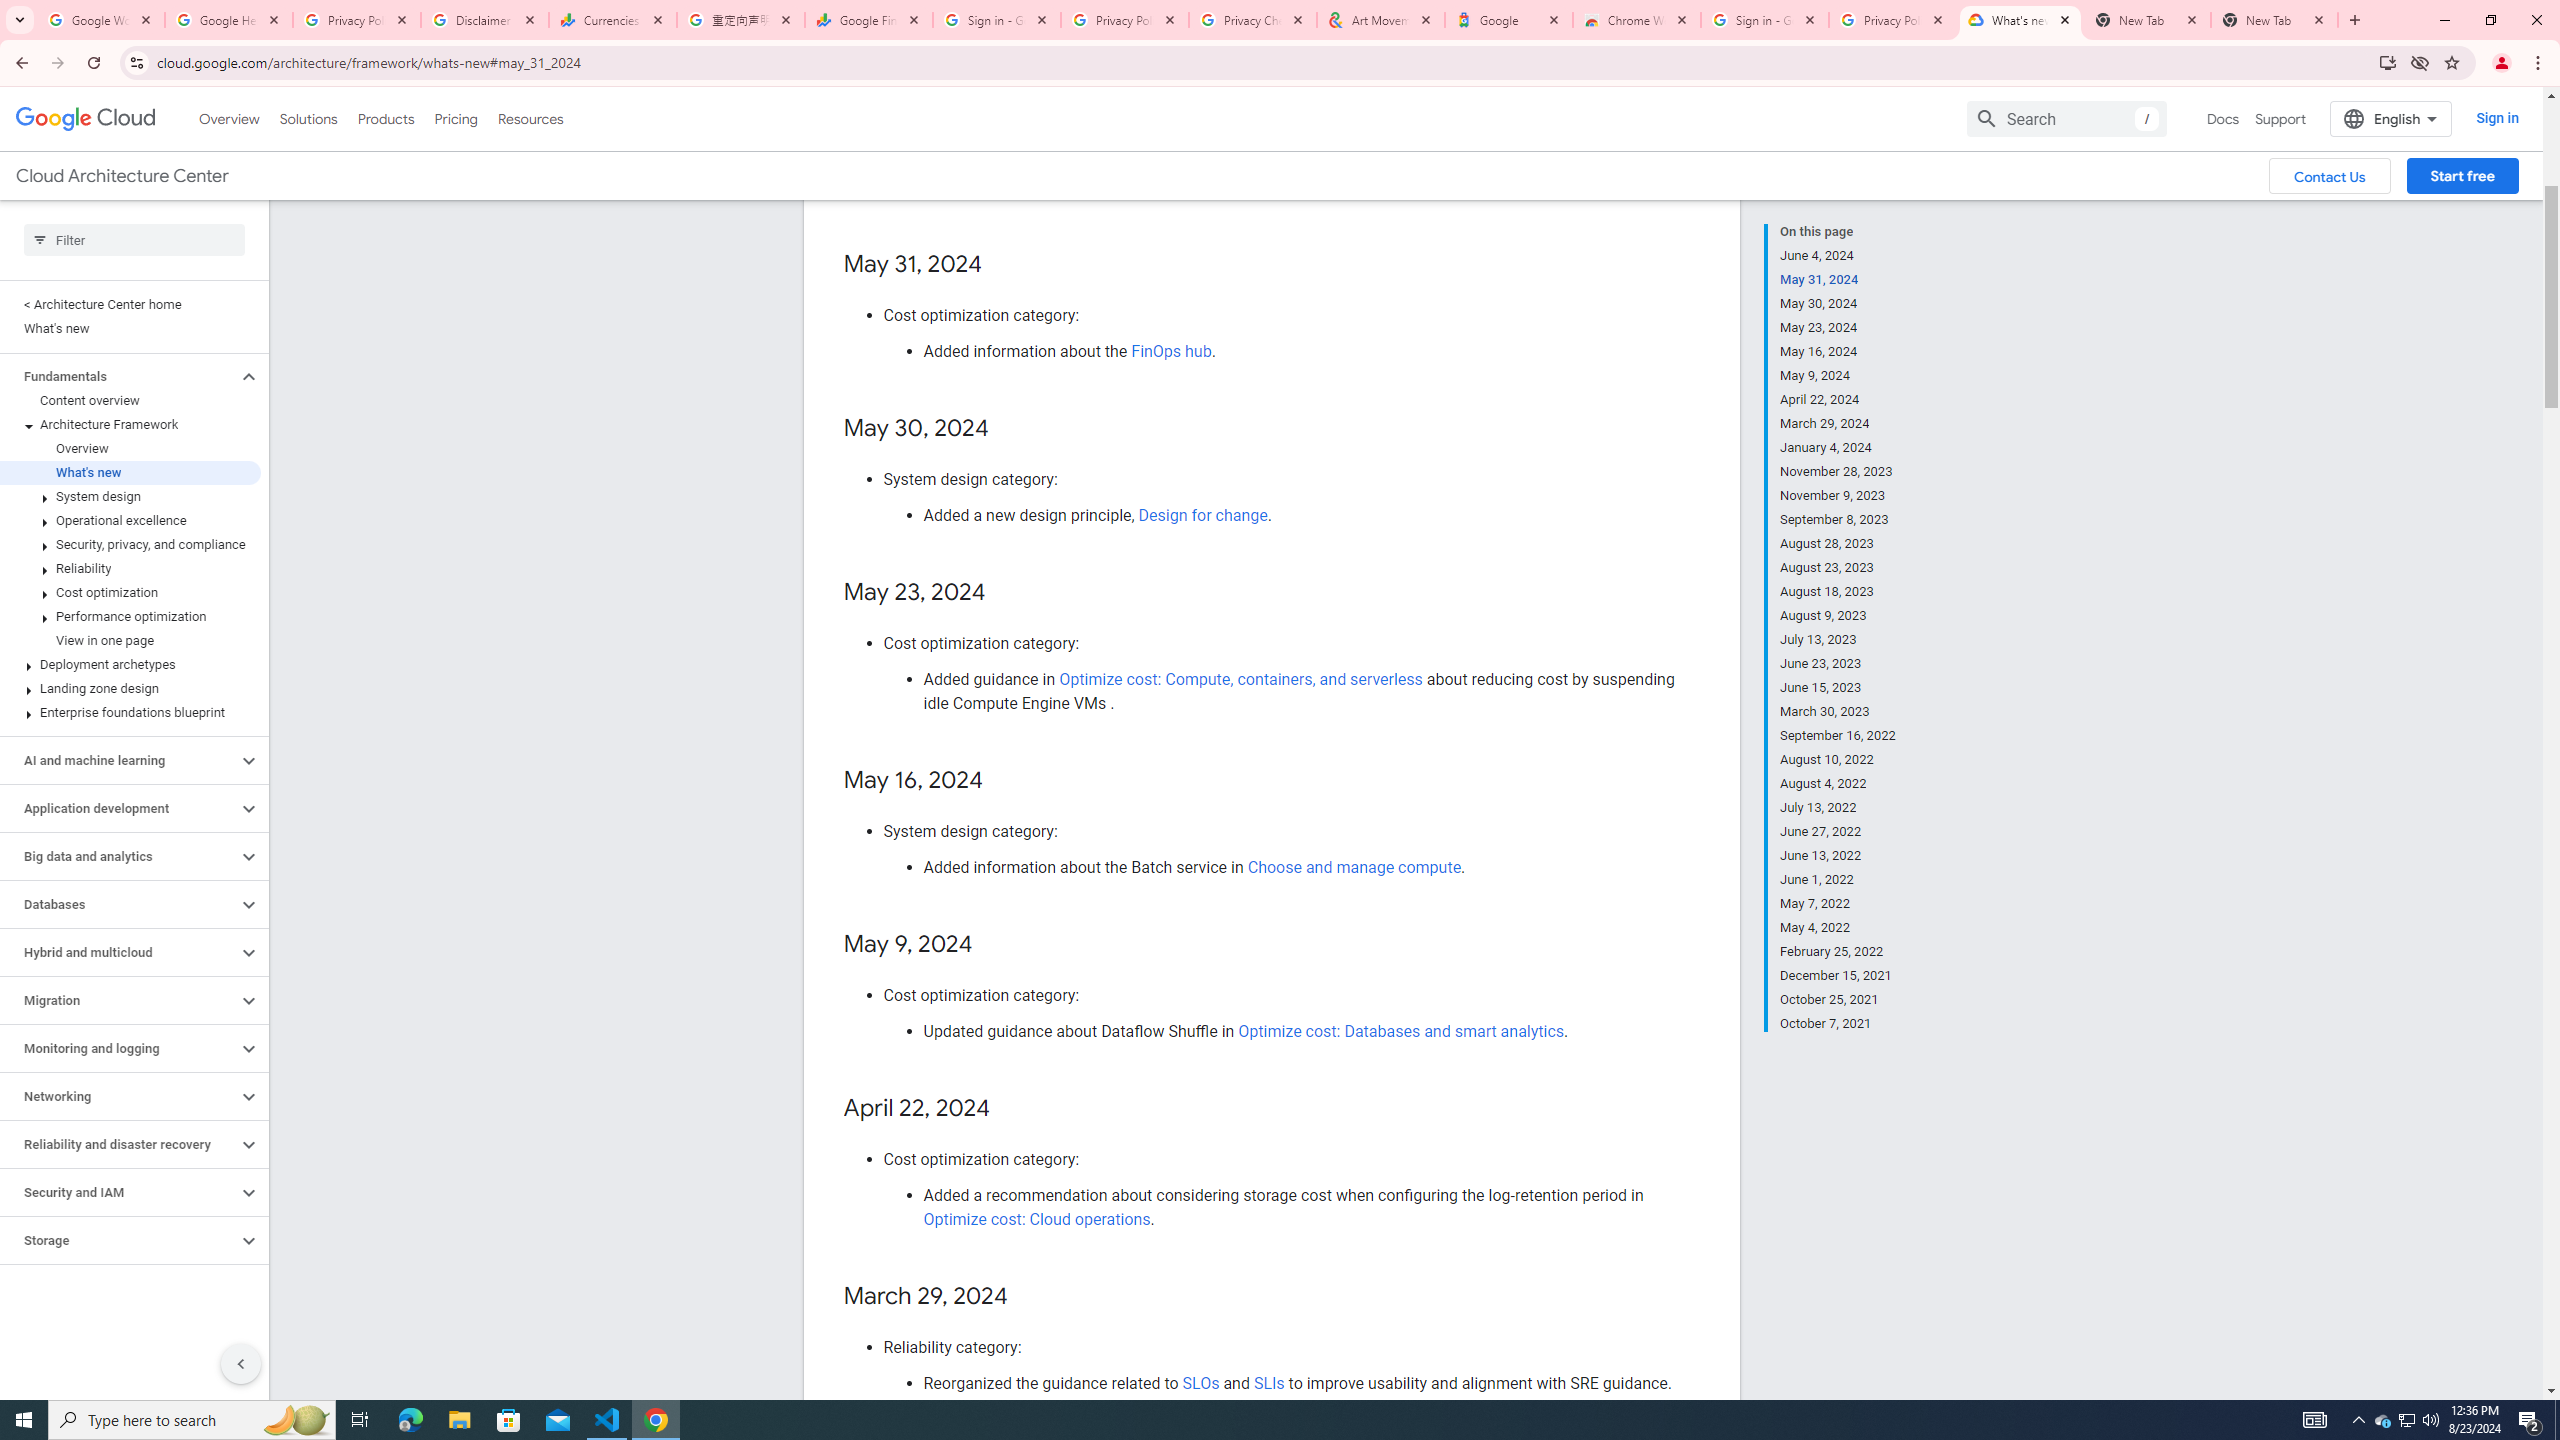  What do you see at coordinates (1838, 254) in the screenshot?
I see `'June 4, 2024'` at bounding box center [1838, 254].